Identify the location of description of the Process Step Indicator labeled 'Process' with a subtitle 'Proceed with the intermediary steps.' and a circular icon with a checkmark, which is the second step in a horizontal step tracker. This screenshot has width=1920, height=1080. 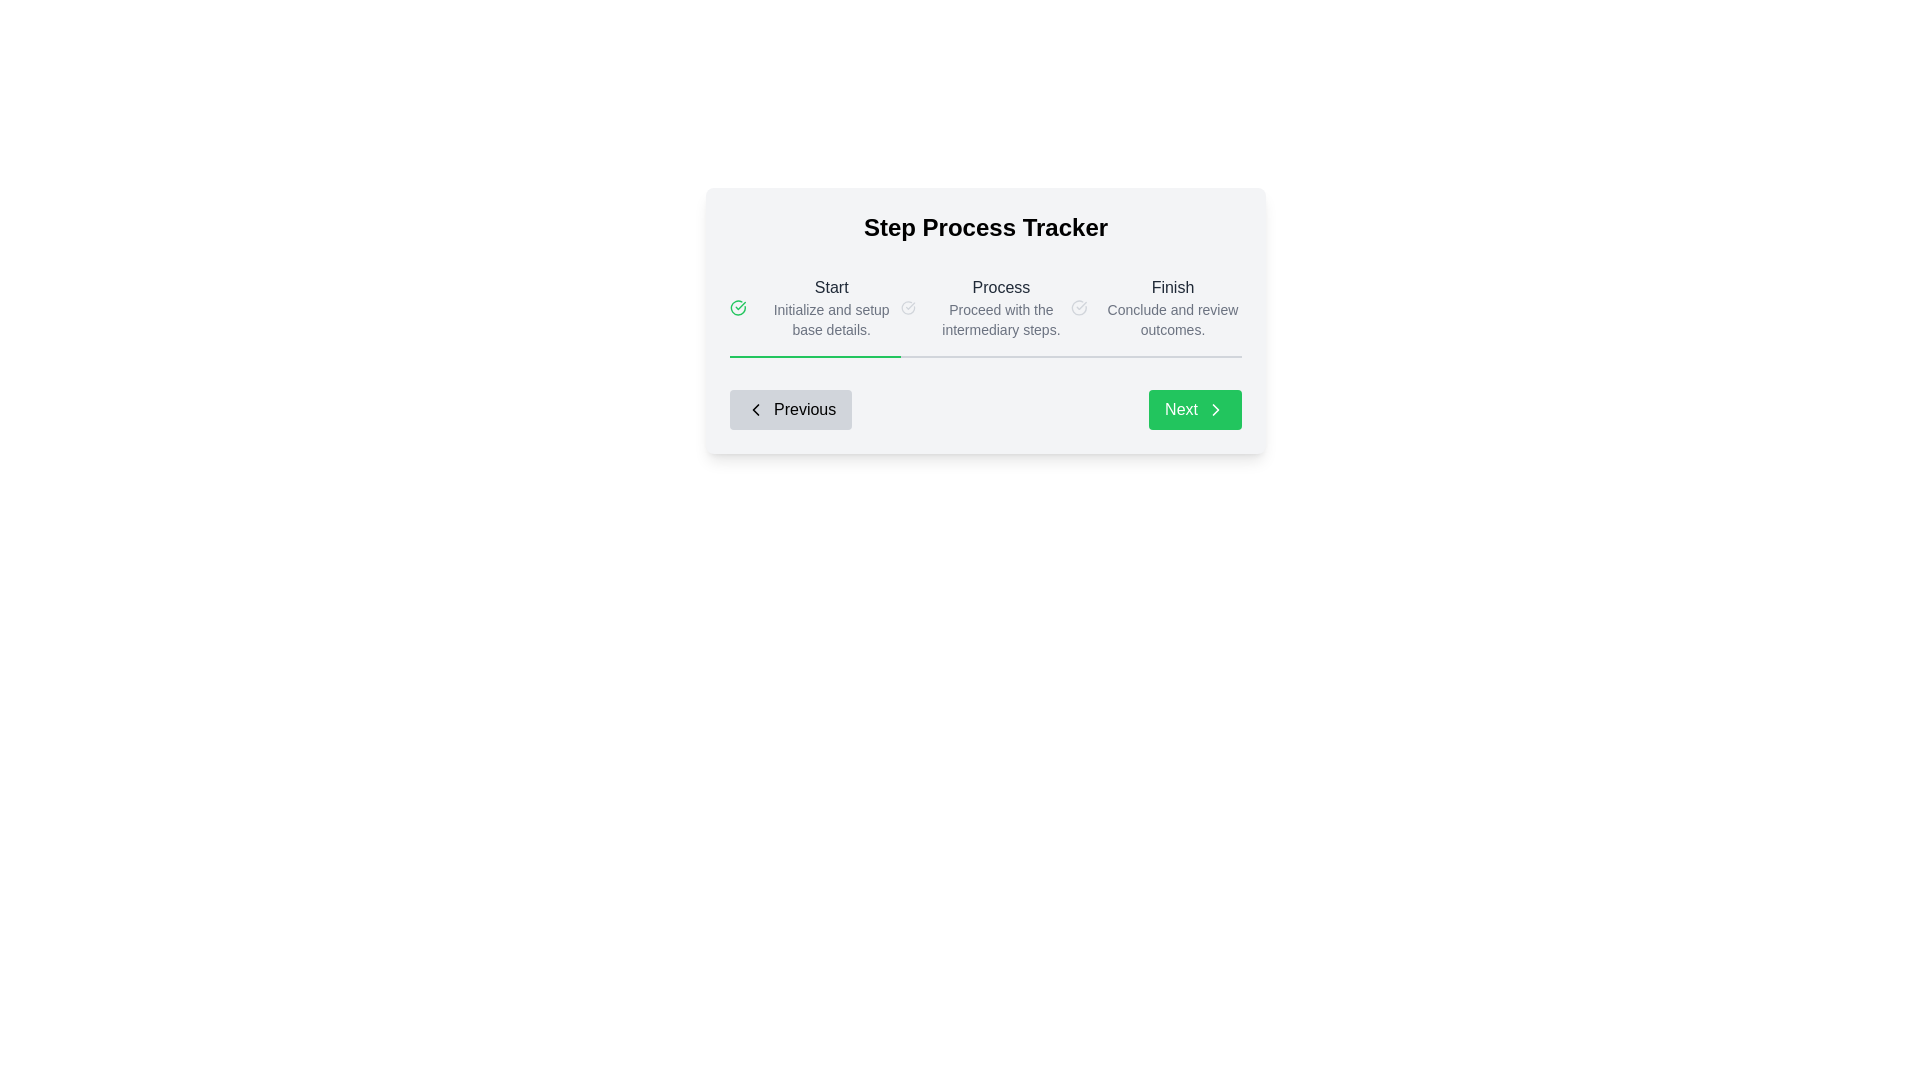
(985, 308).